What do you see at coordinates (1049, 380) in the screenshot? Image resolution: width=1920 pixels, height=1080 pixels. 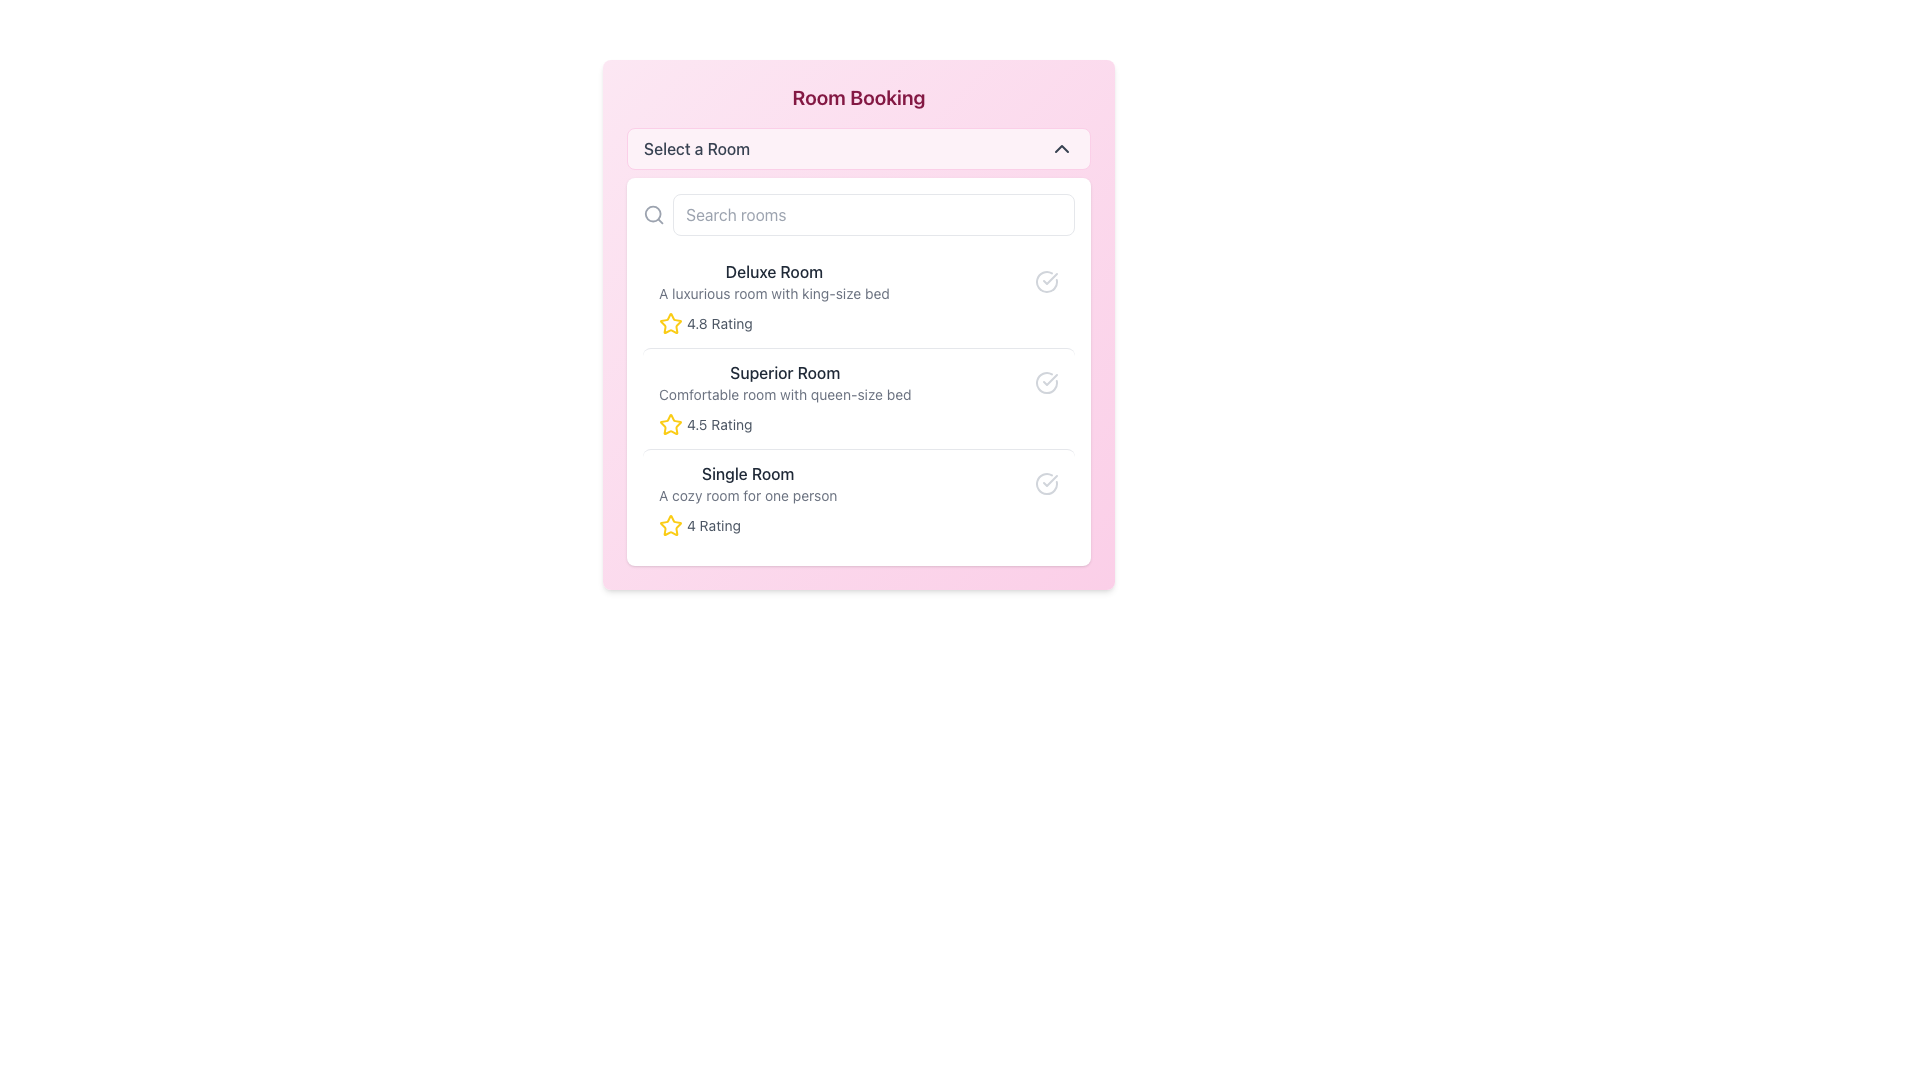 I see `the visual confirmation represented by the checkmark graphic associated with the 'Single Room' selection in the room selection interface` at bounding box center [1049, 380].